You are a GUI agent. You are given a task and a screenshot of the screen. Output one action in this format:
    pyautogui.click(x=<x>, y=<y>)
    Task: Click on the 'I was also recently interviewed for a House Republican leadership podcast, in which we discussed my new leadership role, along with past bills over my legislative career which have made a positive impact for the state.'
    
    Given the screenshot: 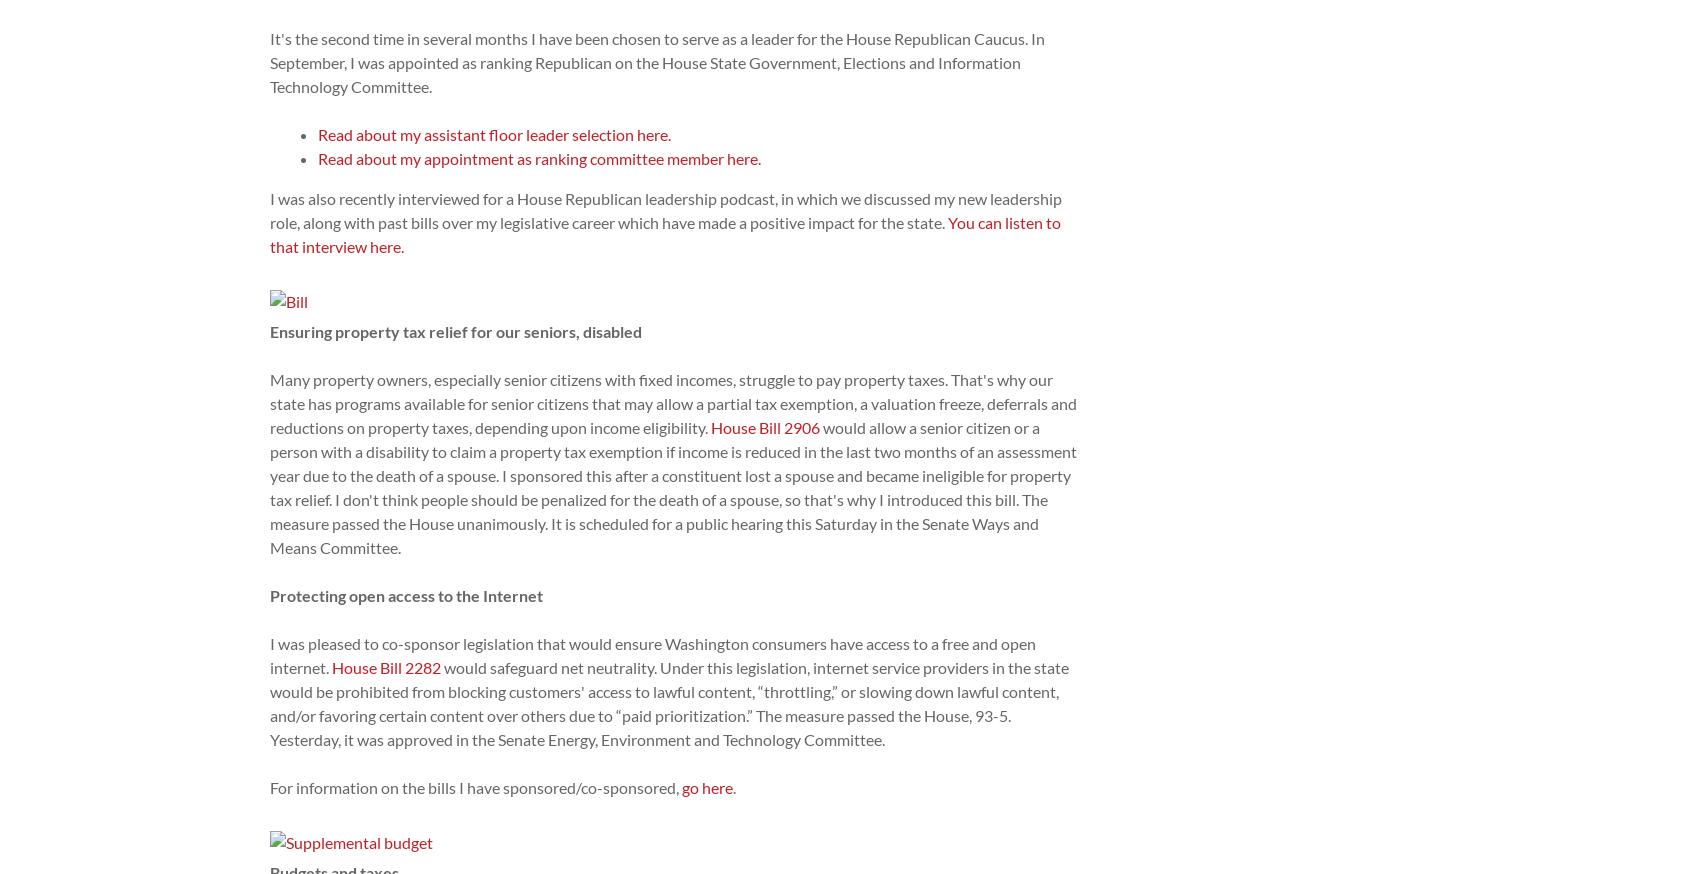 What is the action you would take?
    pyautogui.click(x=665, y=209)
    